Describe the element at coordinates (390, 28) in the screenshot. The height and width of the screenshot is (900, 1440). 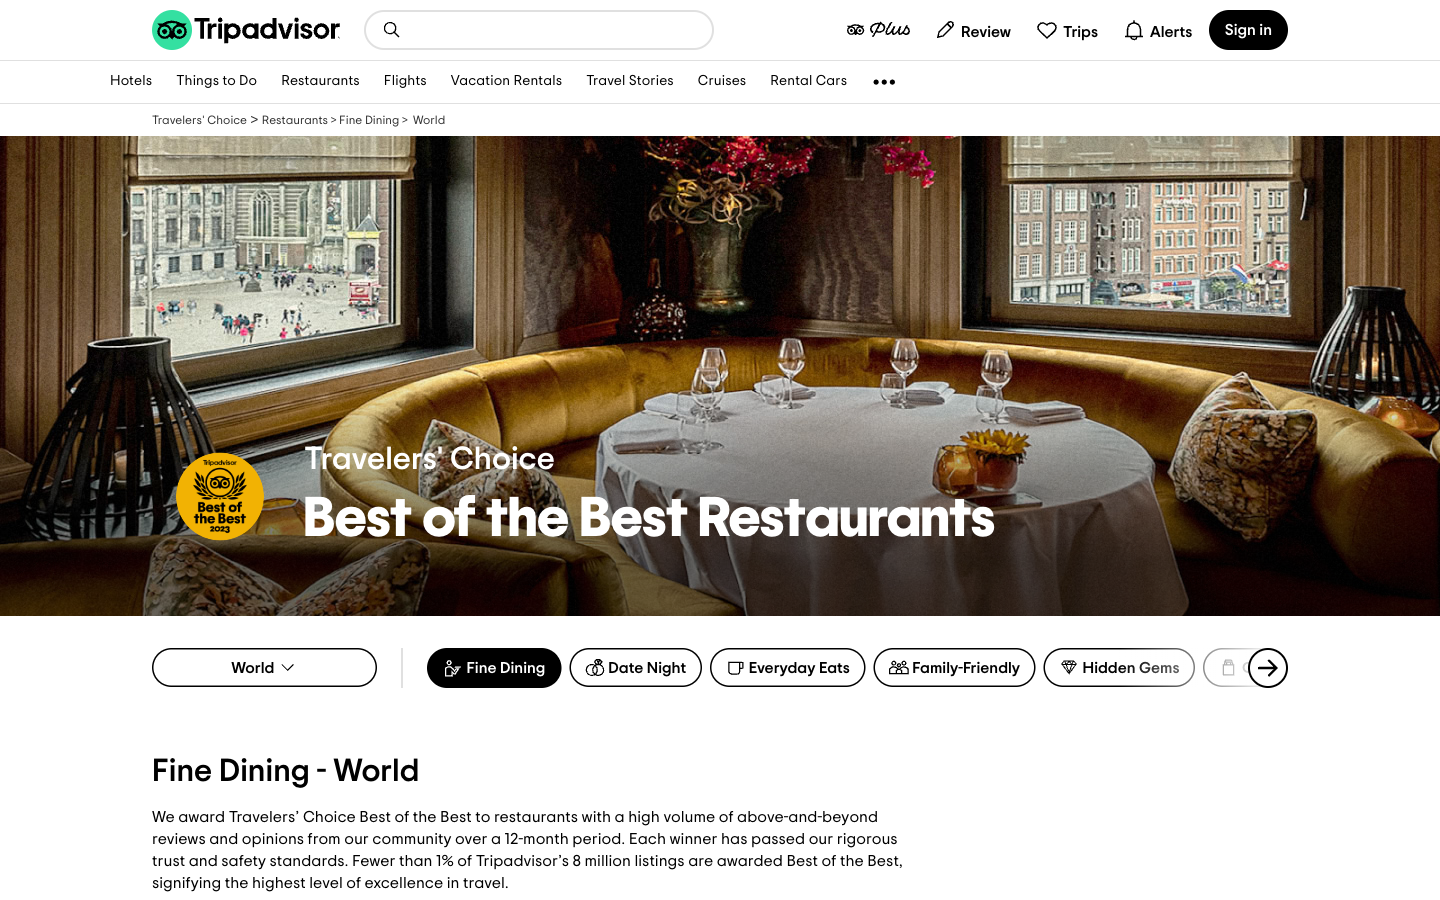
I see `Look up nearby lodgings` at that location.